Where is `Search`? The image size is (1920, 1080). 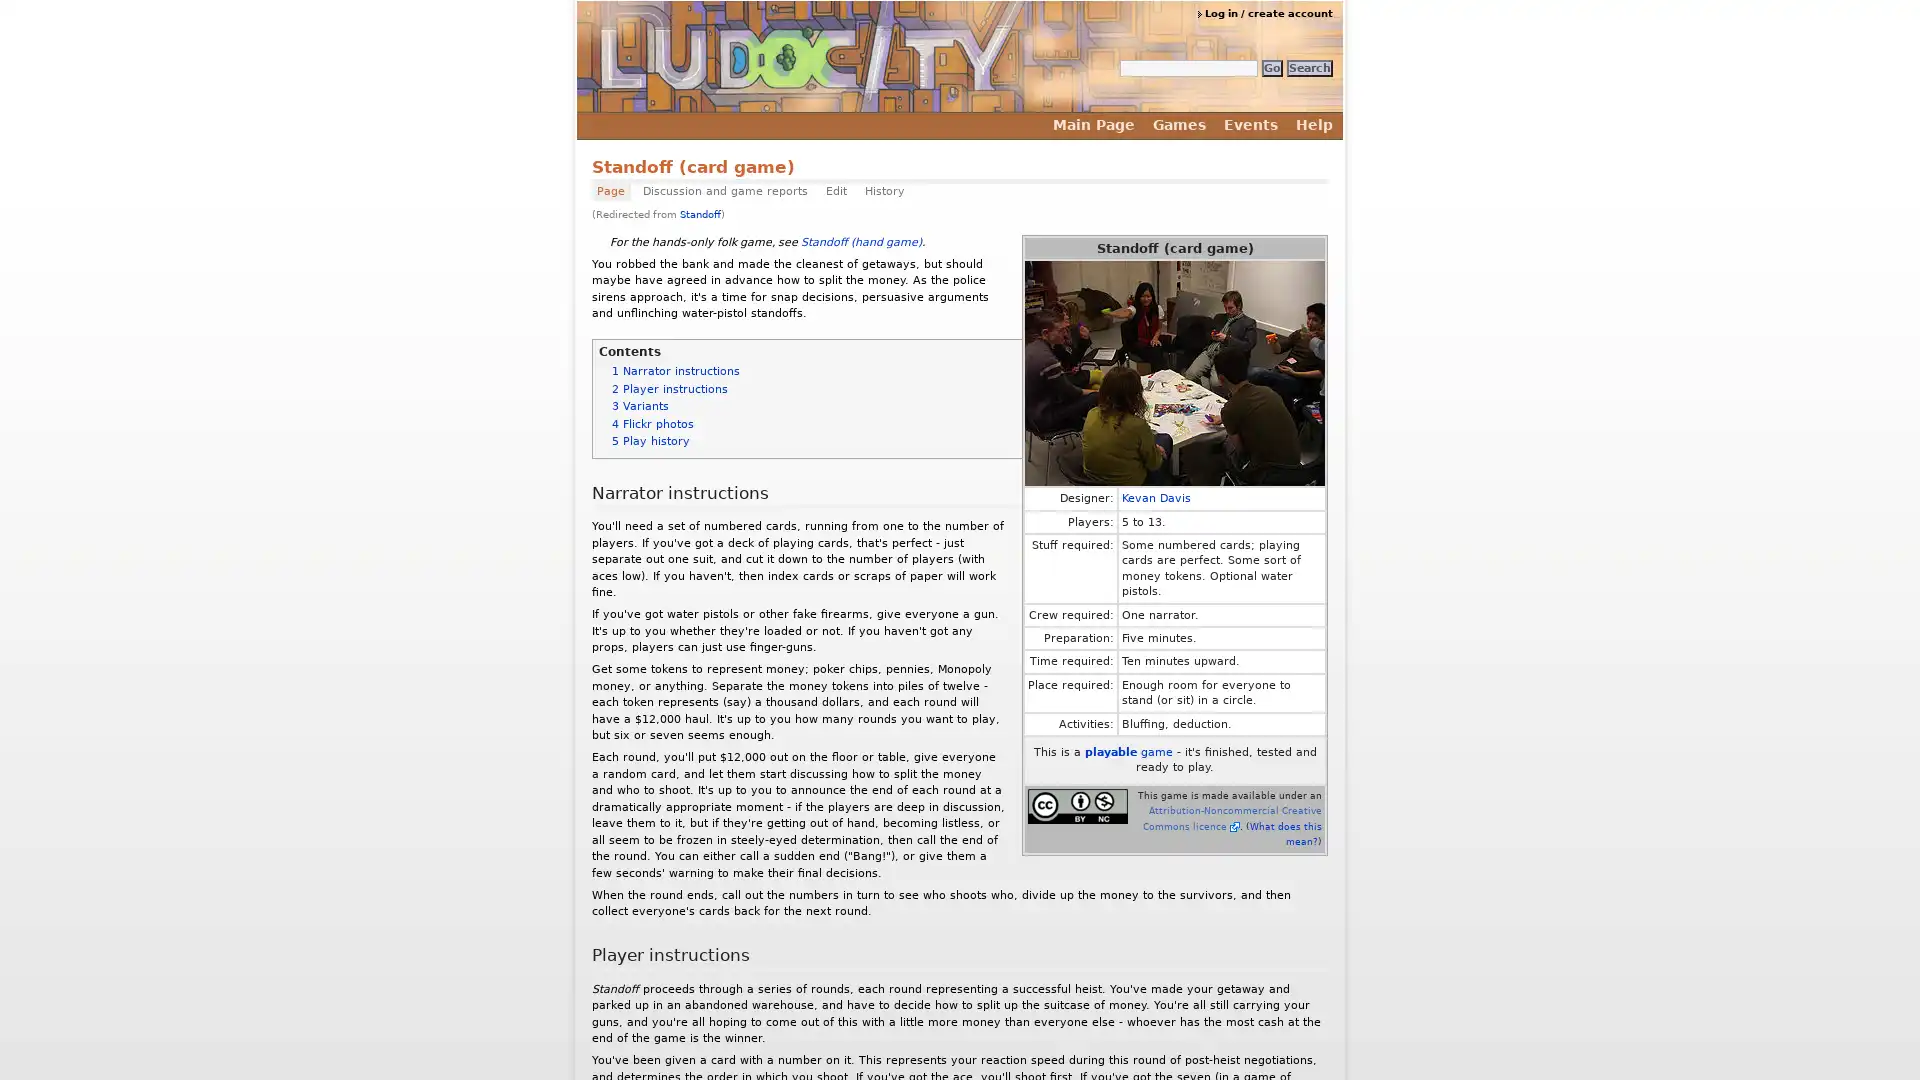
Search is located at coordinates (1310, 67).